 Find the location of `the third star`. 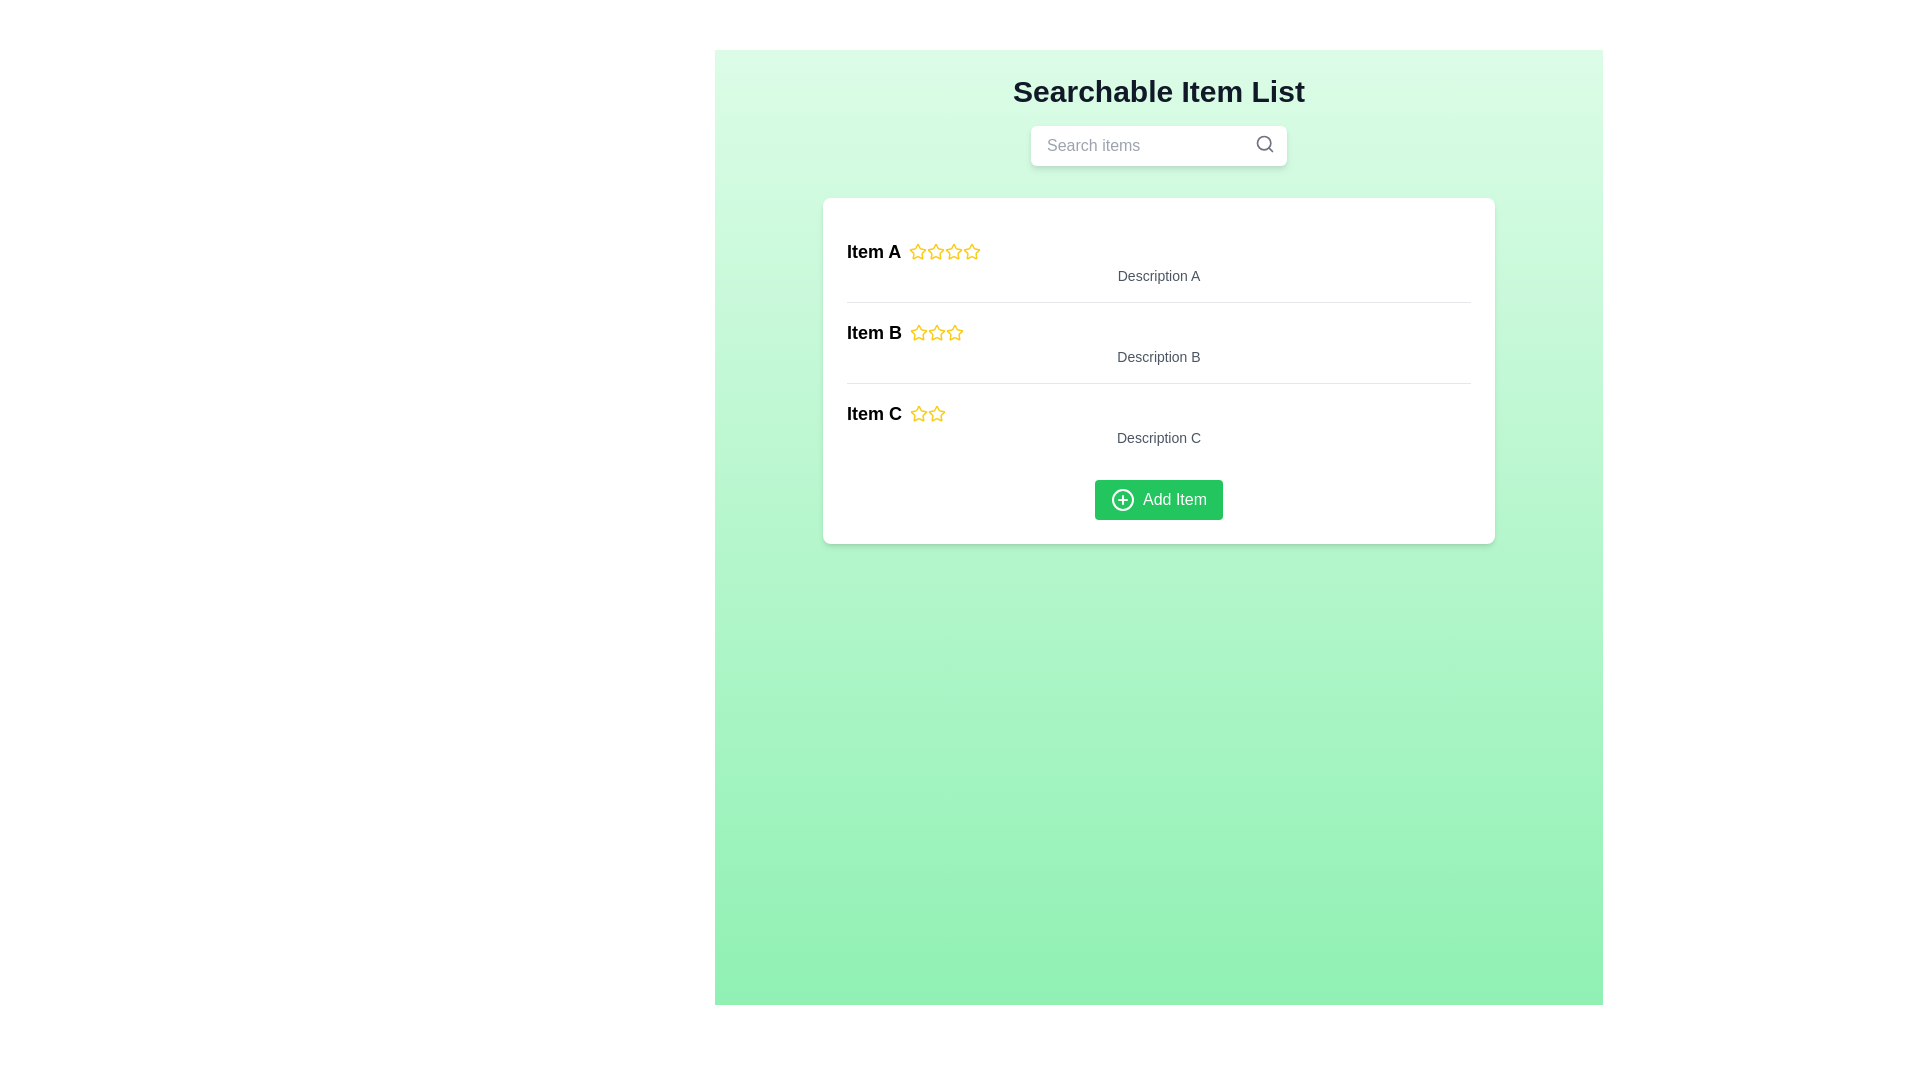

the third star is located at coordinates (971, 249).